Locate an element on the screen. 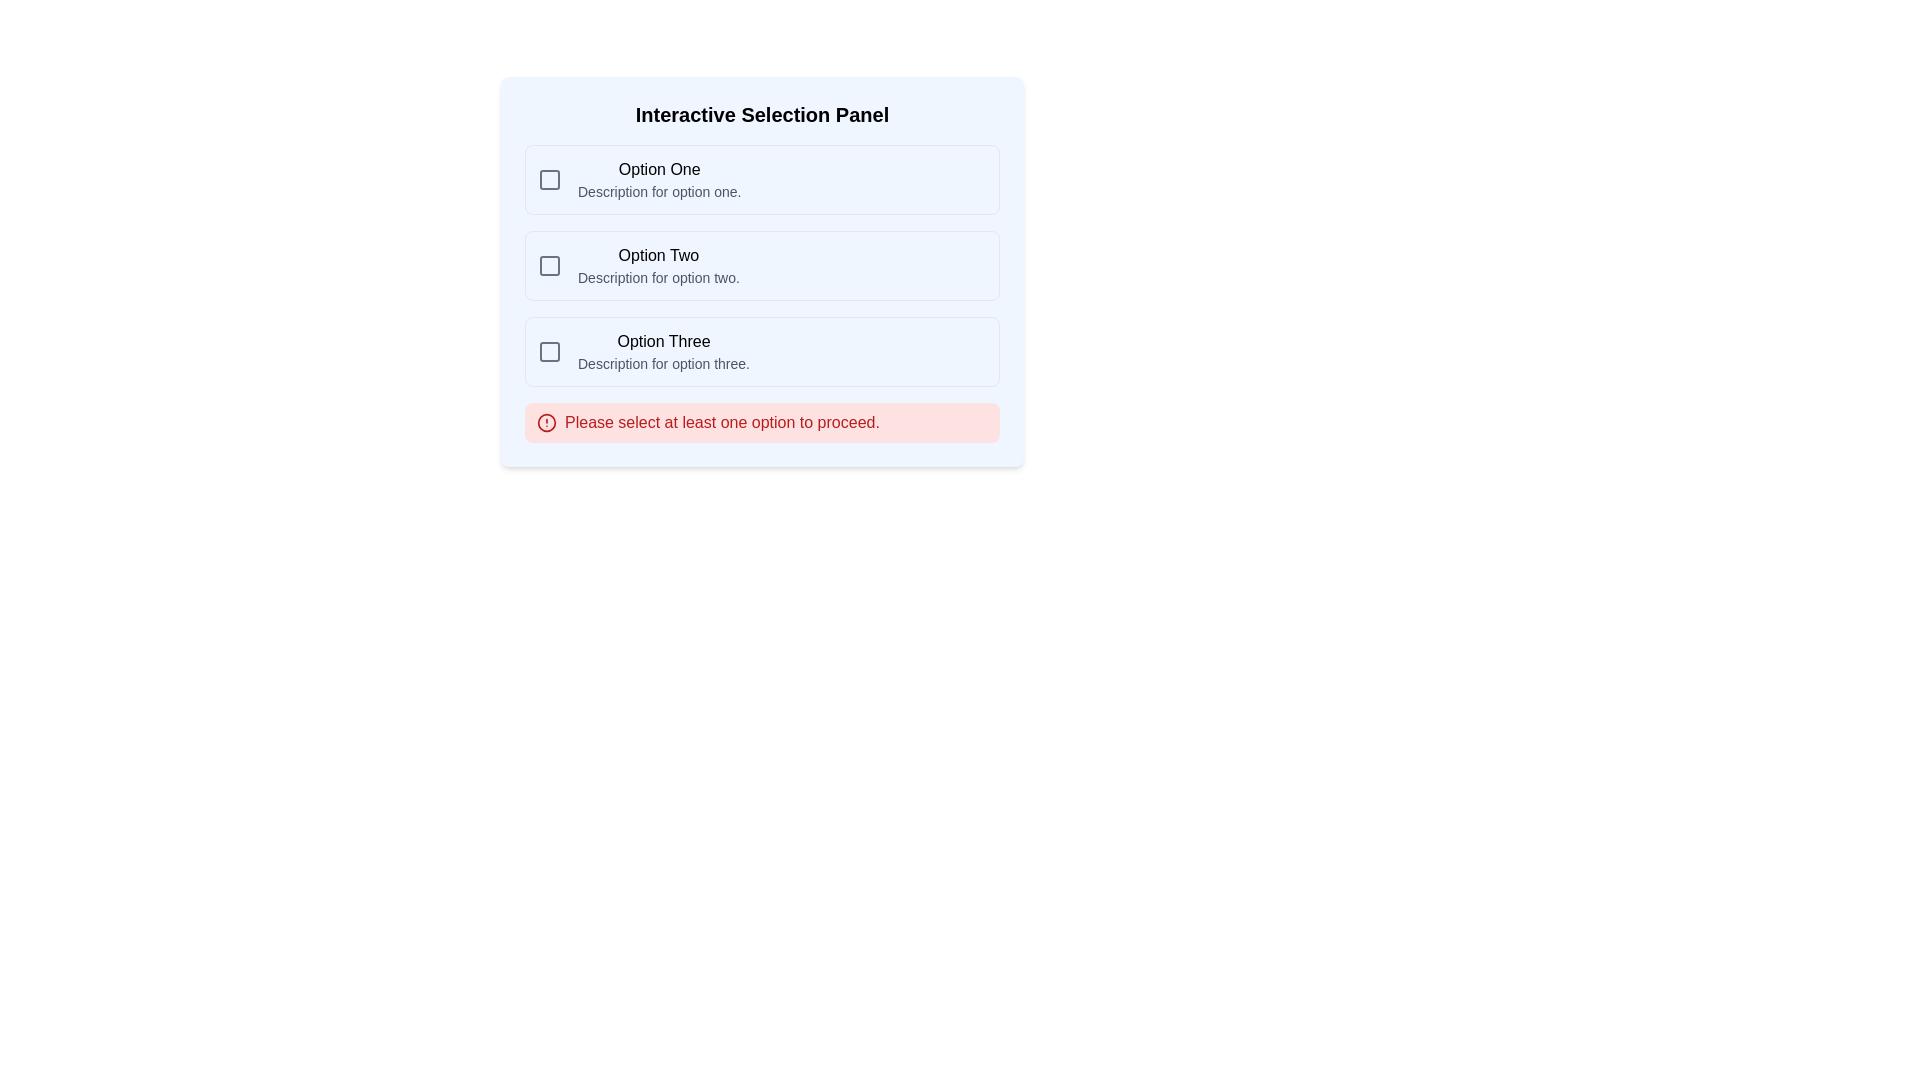 This screenshot has height=1080, width=1920. the Checkbox Indicator for 'Option Two' is located at coordinates (550, 265).